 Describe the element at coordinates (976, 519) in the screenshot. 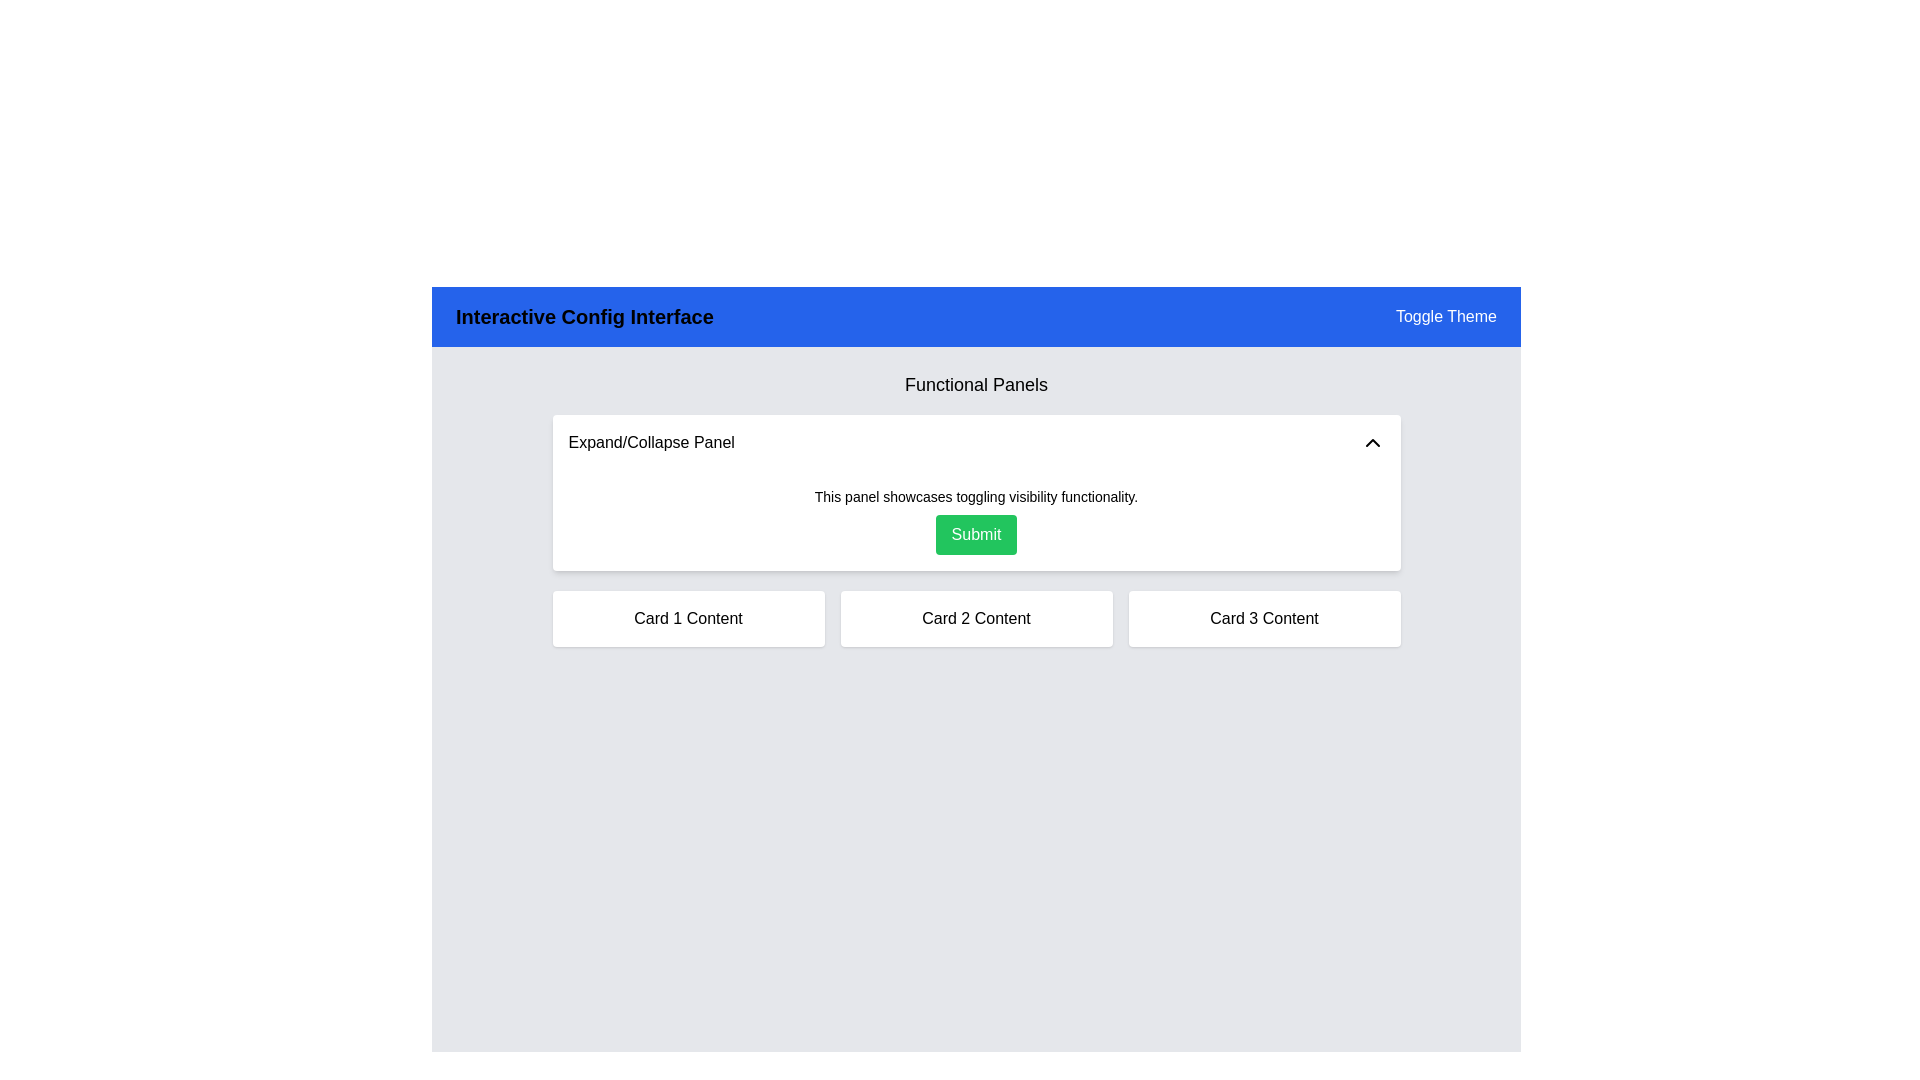

I see `the 'Submit' button located in the middle section of the interface, under the title 'Expand/Collapse Panel', inside the main panel` at that location.